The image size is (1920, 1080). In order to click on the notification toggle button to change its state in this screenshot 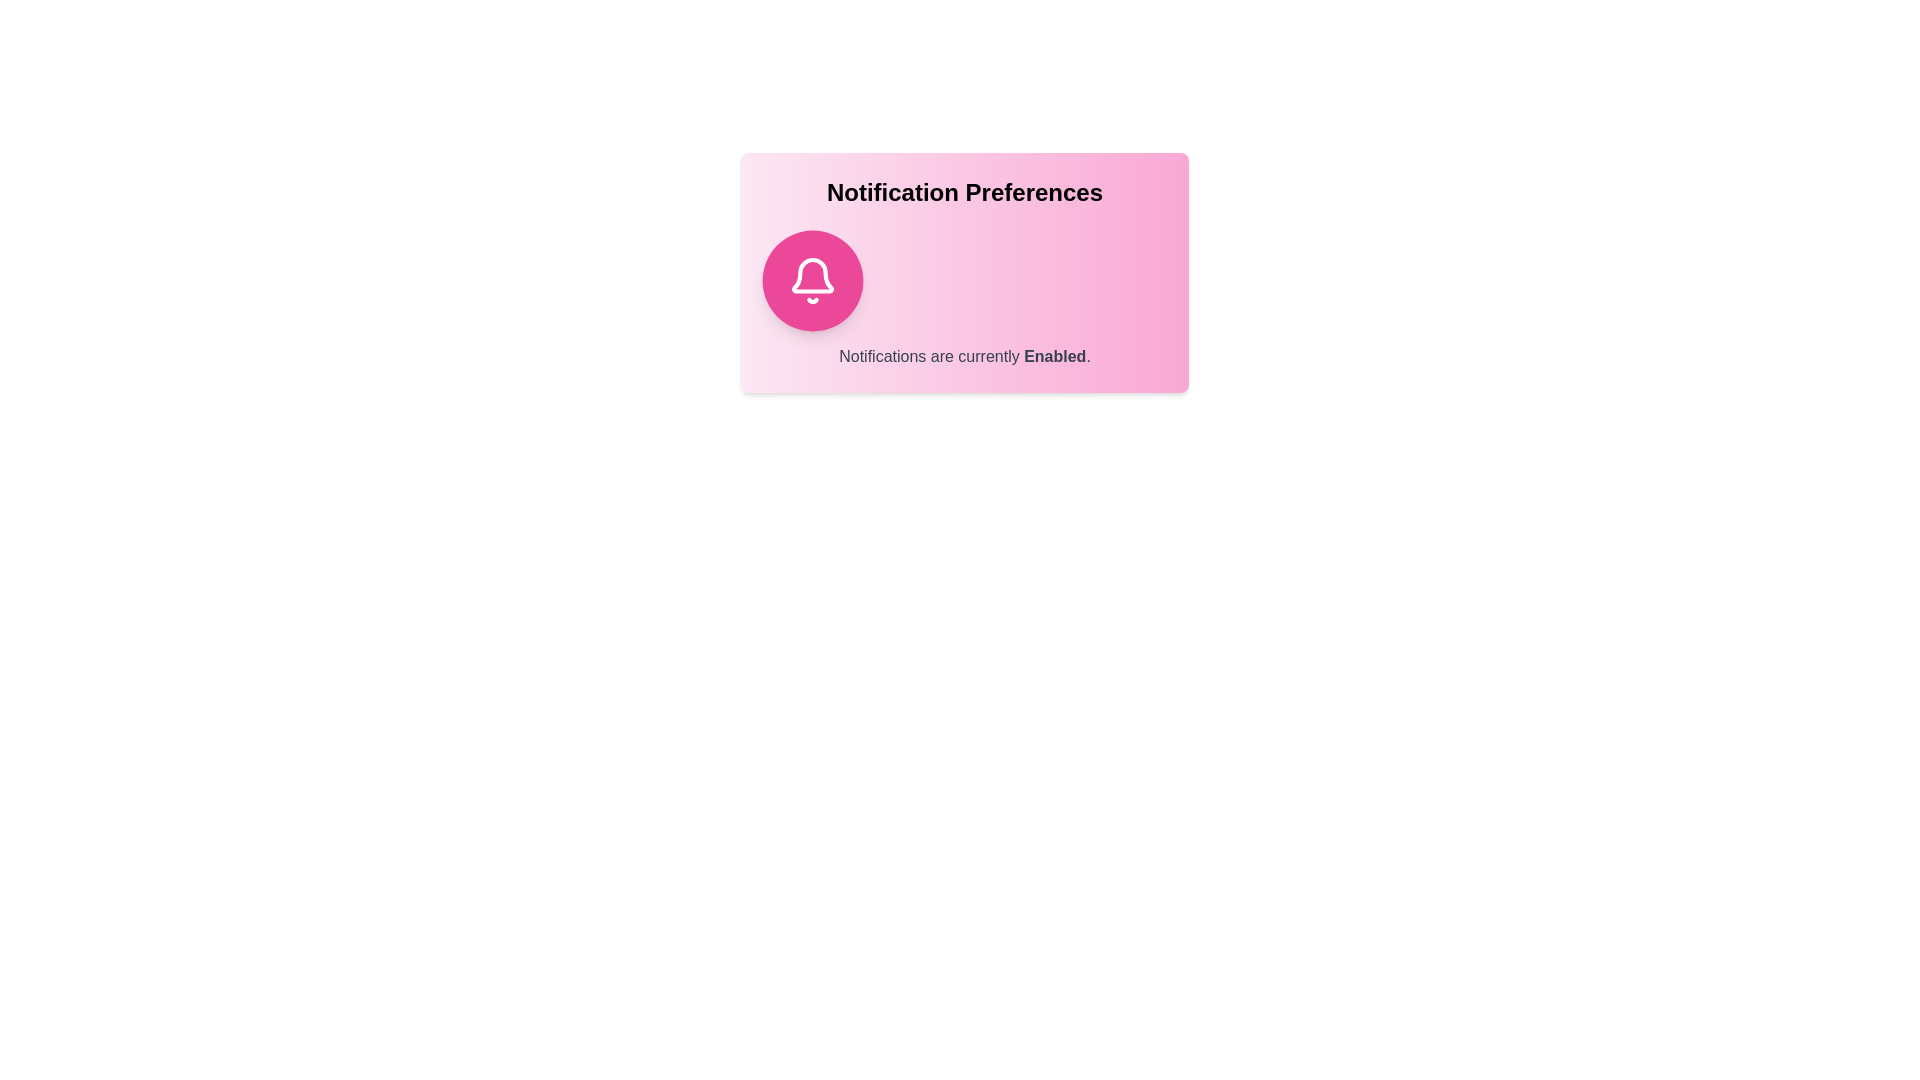, I will do `click(812, 281)`.